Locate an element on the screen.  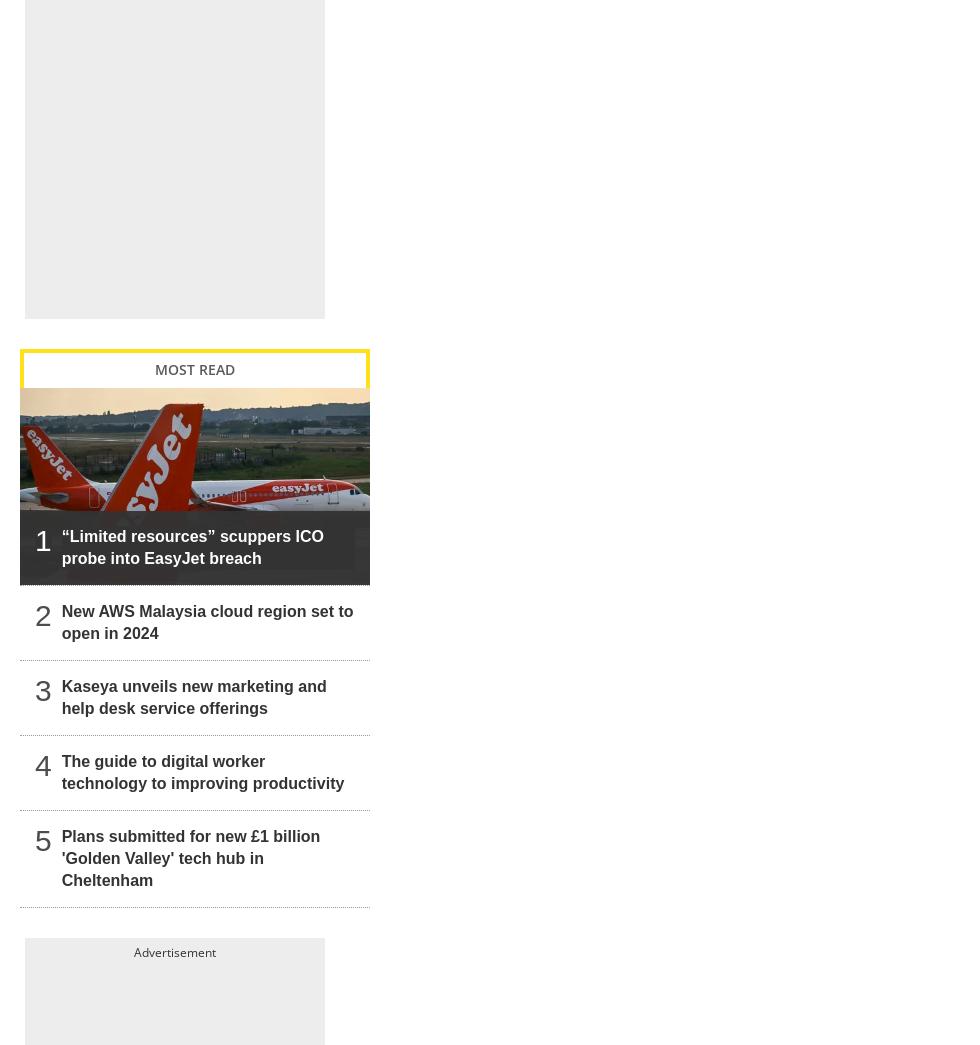
'2' is located at coordinates (43, 593).